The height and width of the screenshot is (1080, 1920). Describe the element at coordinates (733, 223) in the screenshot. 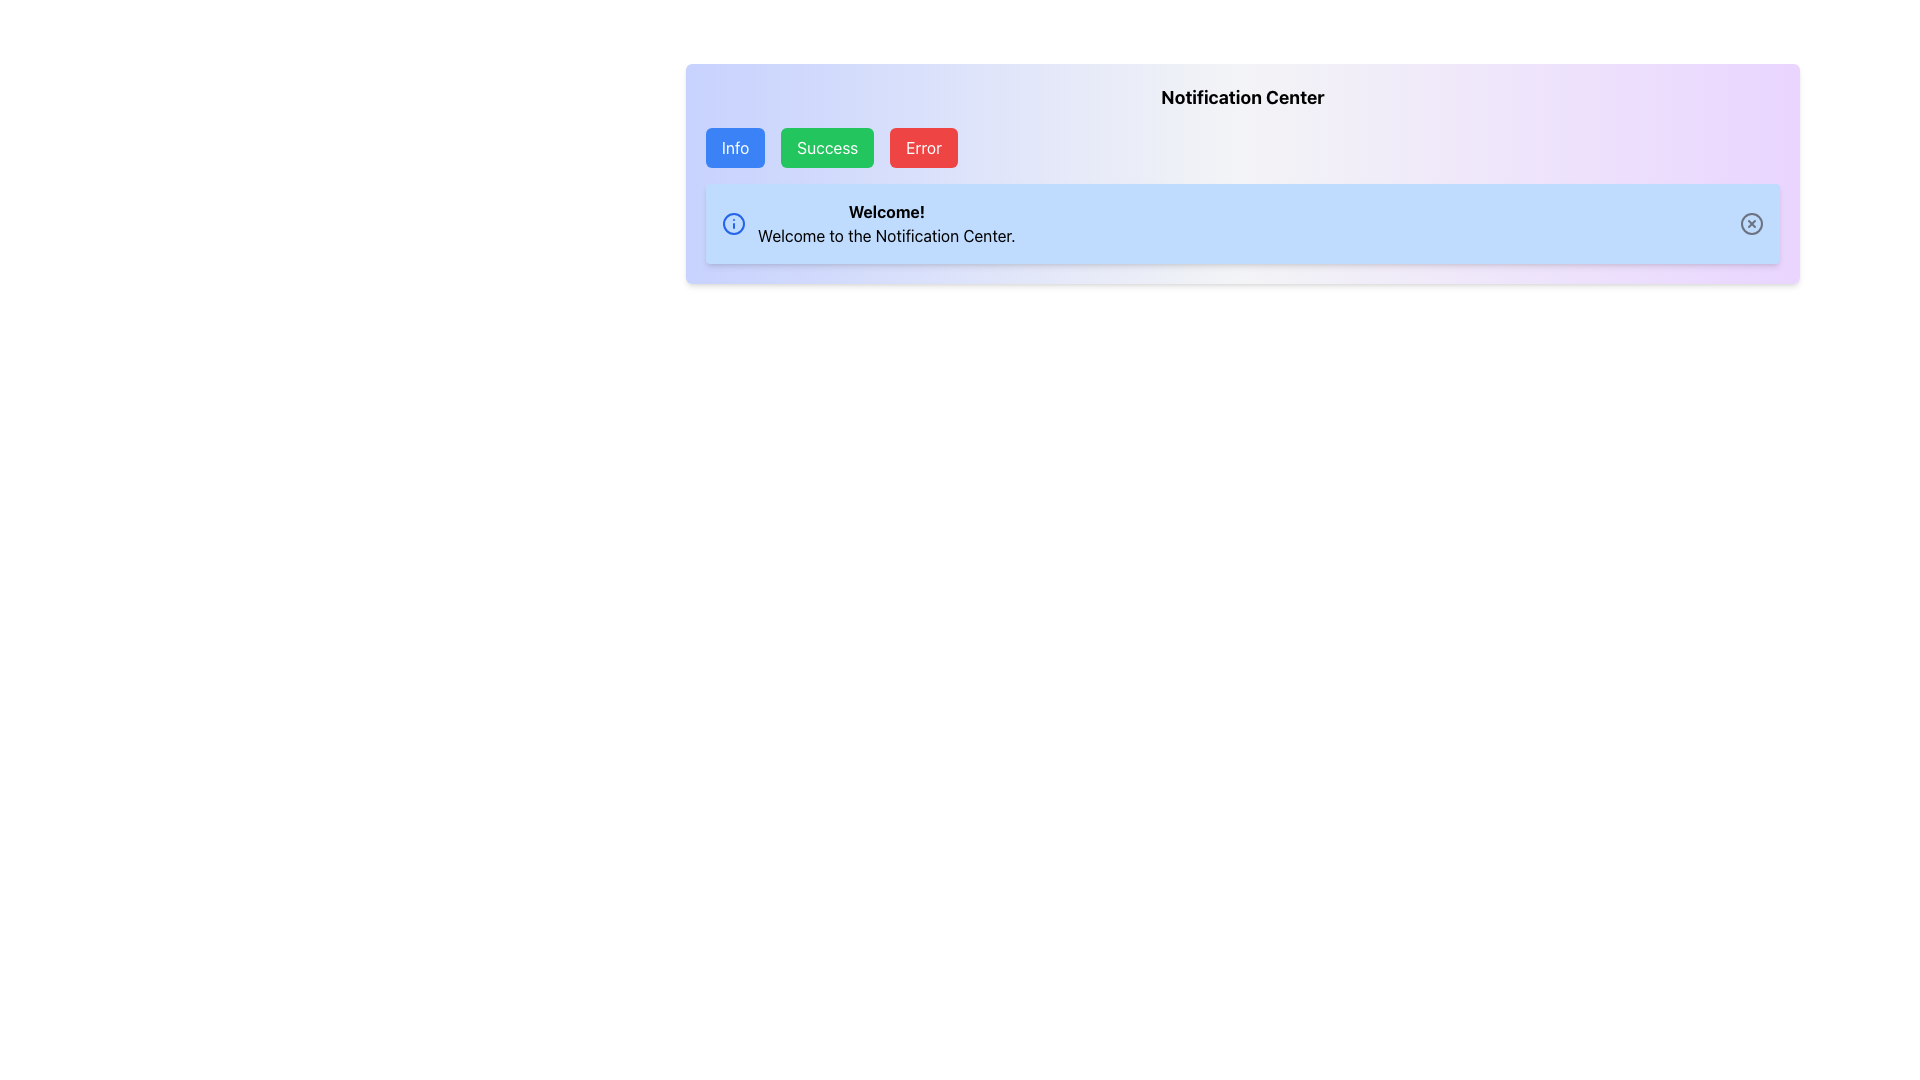

I see `the outlined circular SVG element that is part of an informational icon within the notification card, located to the left of the 'Welcome!' text block` at that location.